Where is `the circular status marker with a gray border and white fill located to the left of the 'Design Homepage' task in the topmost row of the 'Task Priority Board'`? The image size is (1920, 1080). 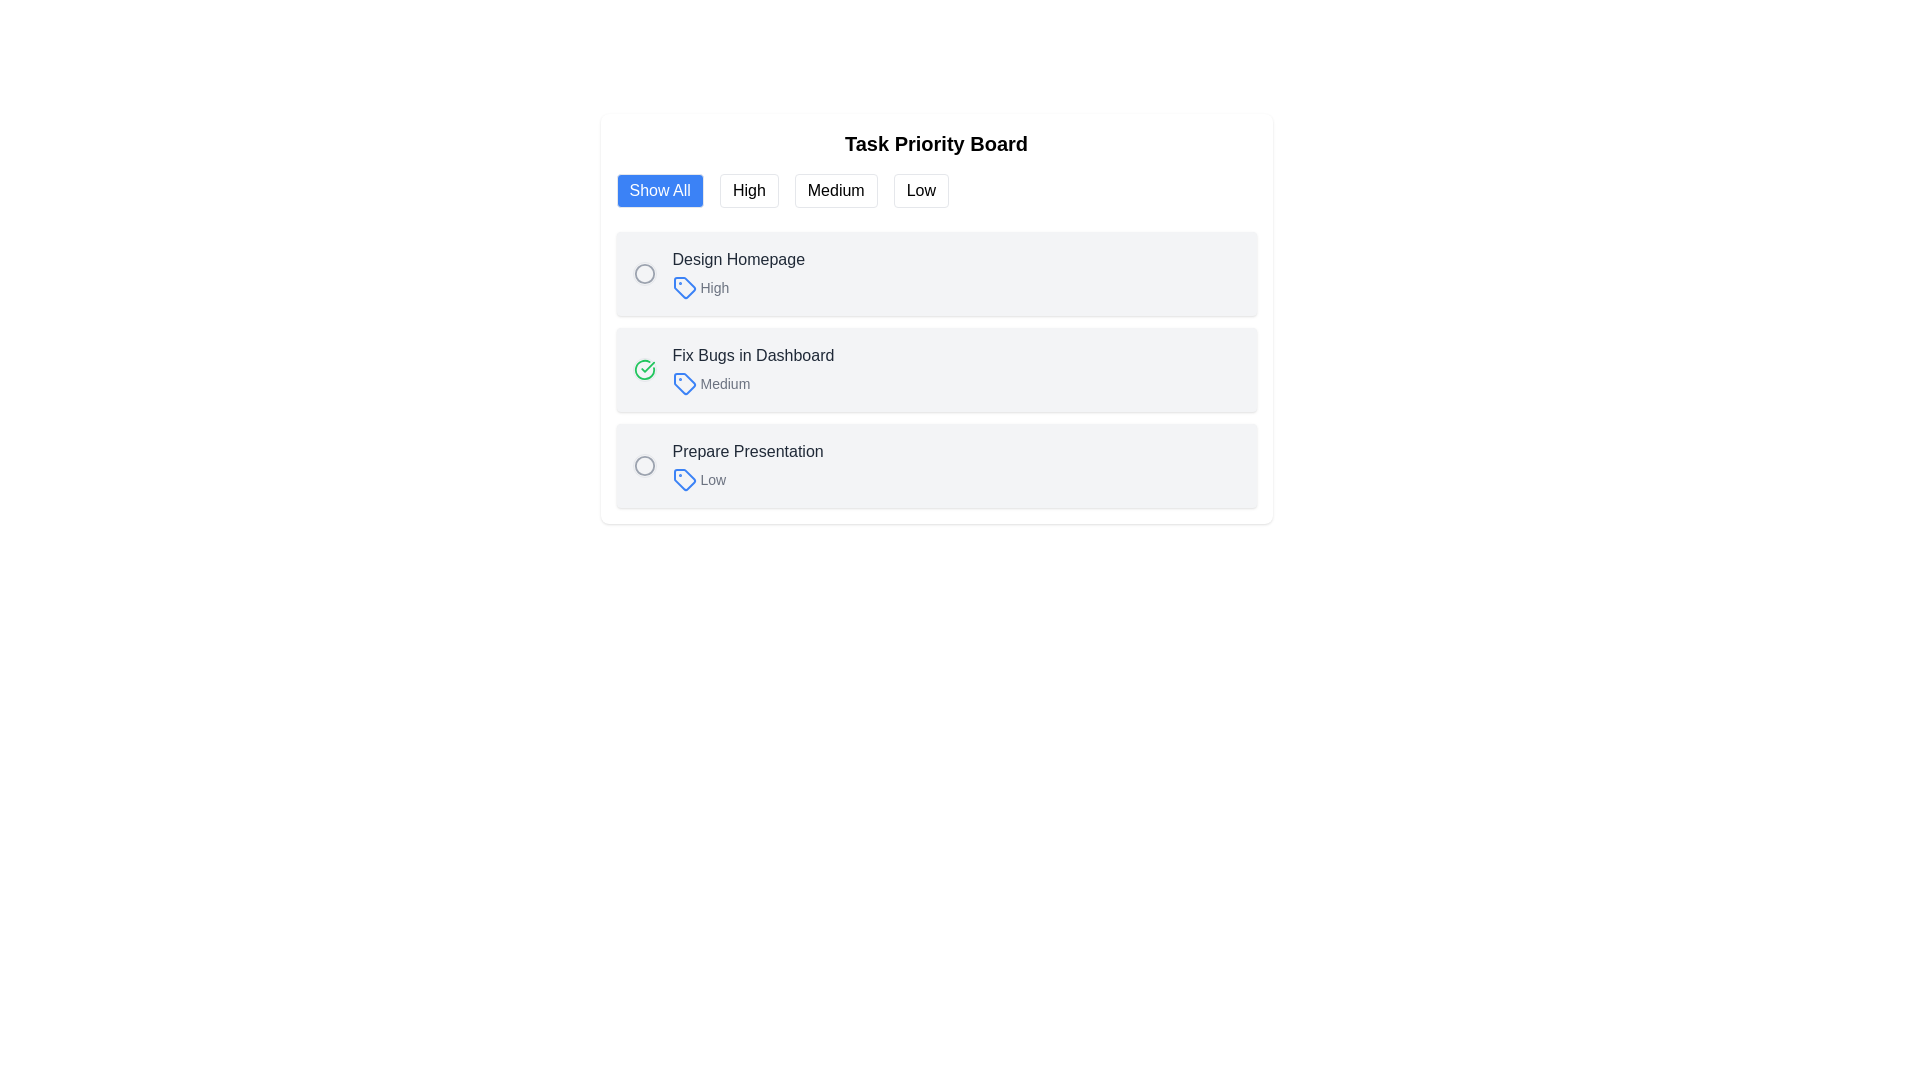 the circular status marker with a gray border and white fill located to the left of the 'Design Homepage' task in the topmost row of the 'Task Priority Board' is located at coordinates (644, 273).